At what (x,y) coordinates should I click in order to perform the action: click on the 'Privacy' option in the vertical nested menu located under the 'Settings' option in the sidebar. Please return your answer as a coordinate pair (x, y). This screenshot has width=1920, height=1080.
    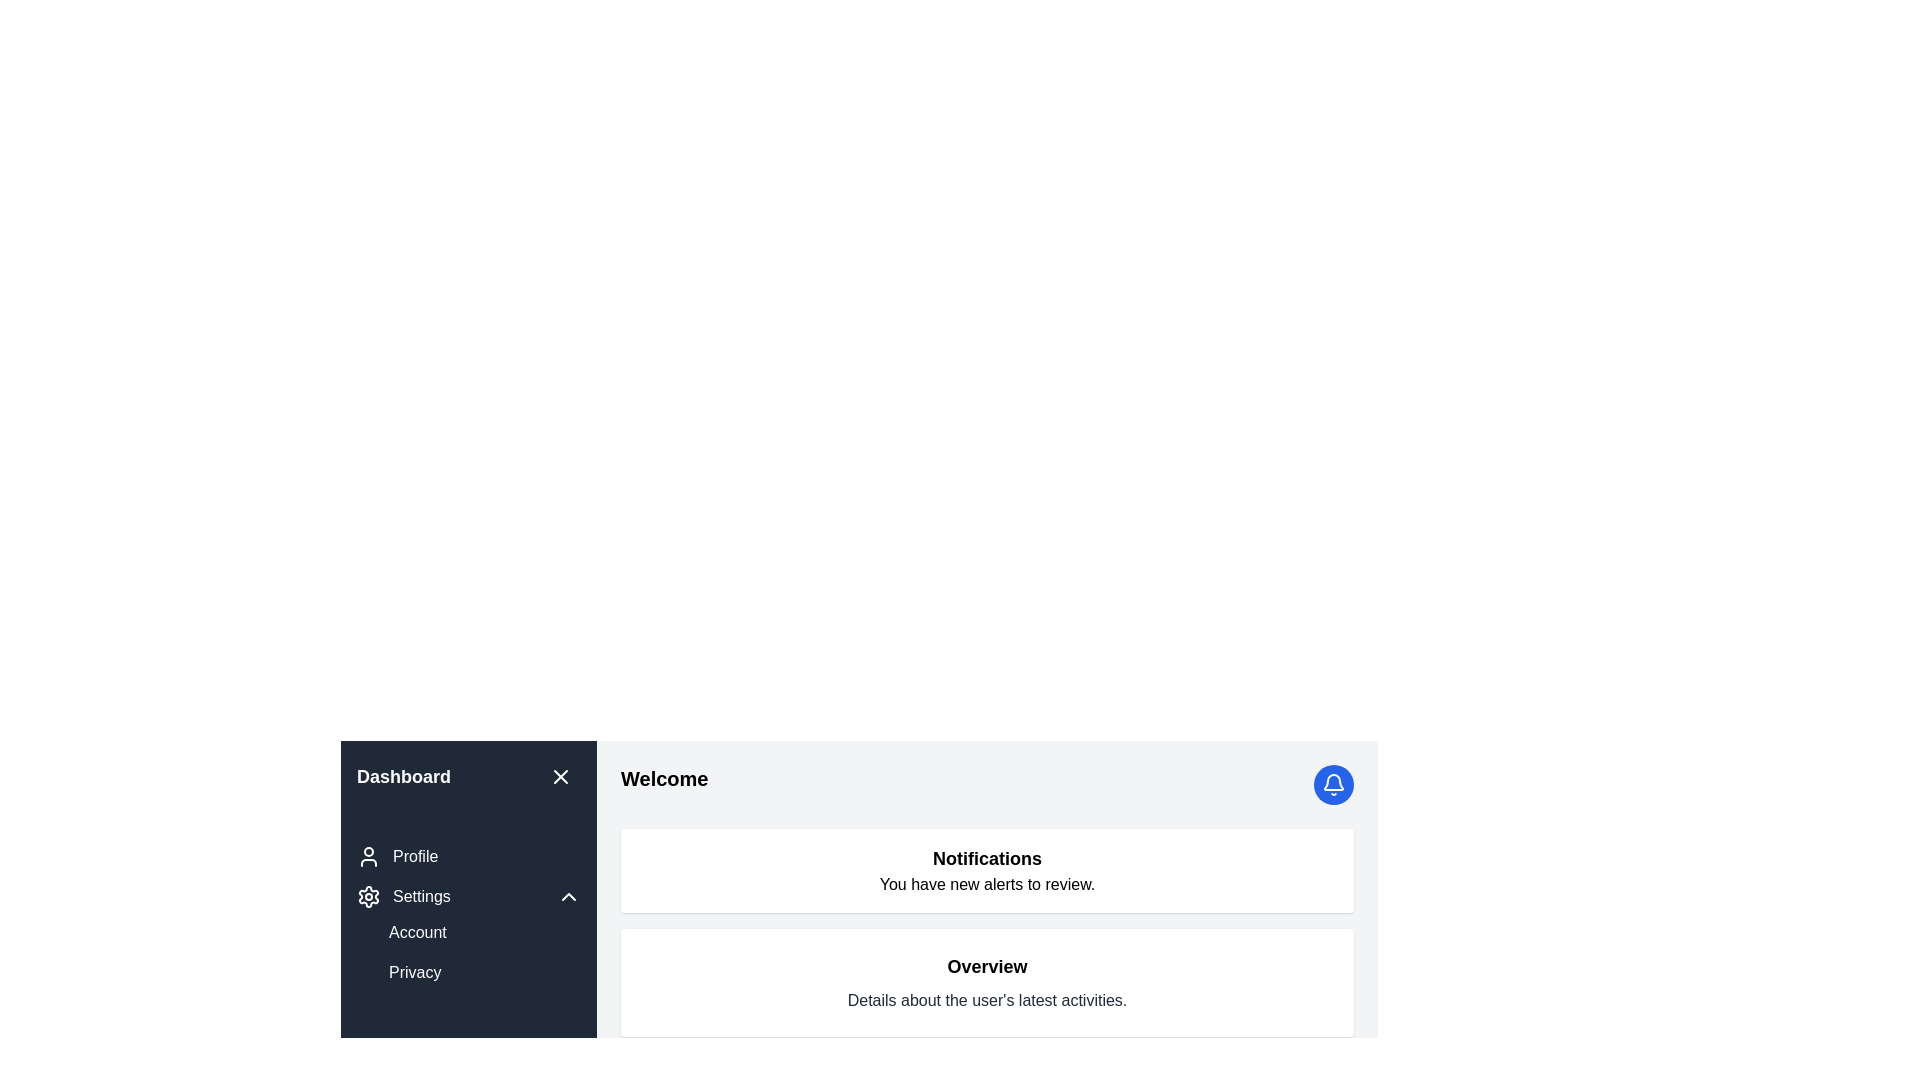
    Looking at the image, I should click on (484, 951).